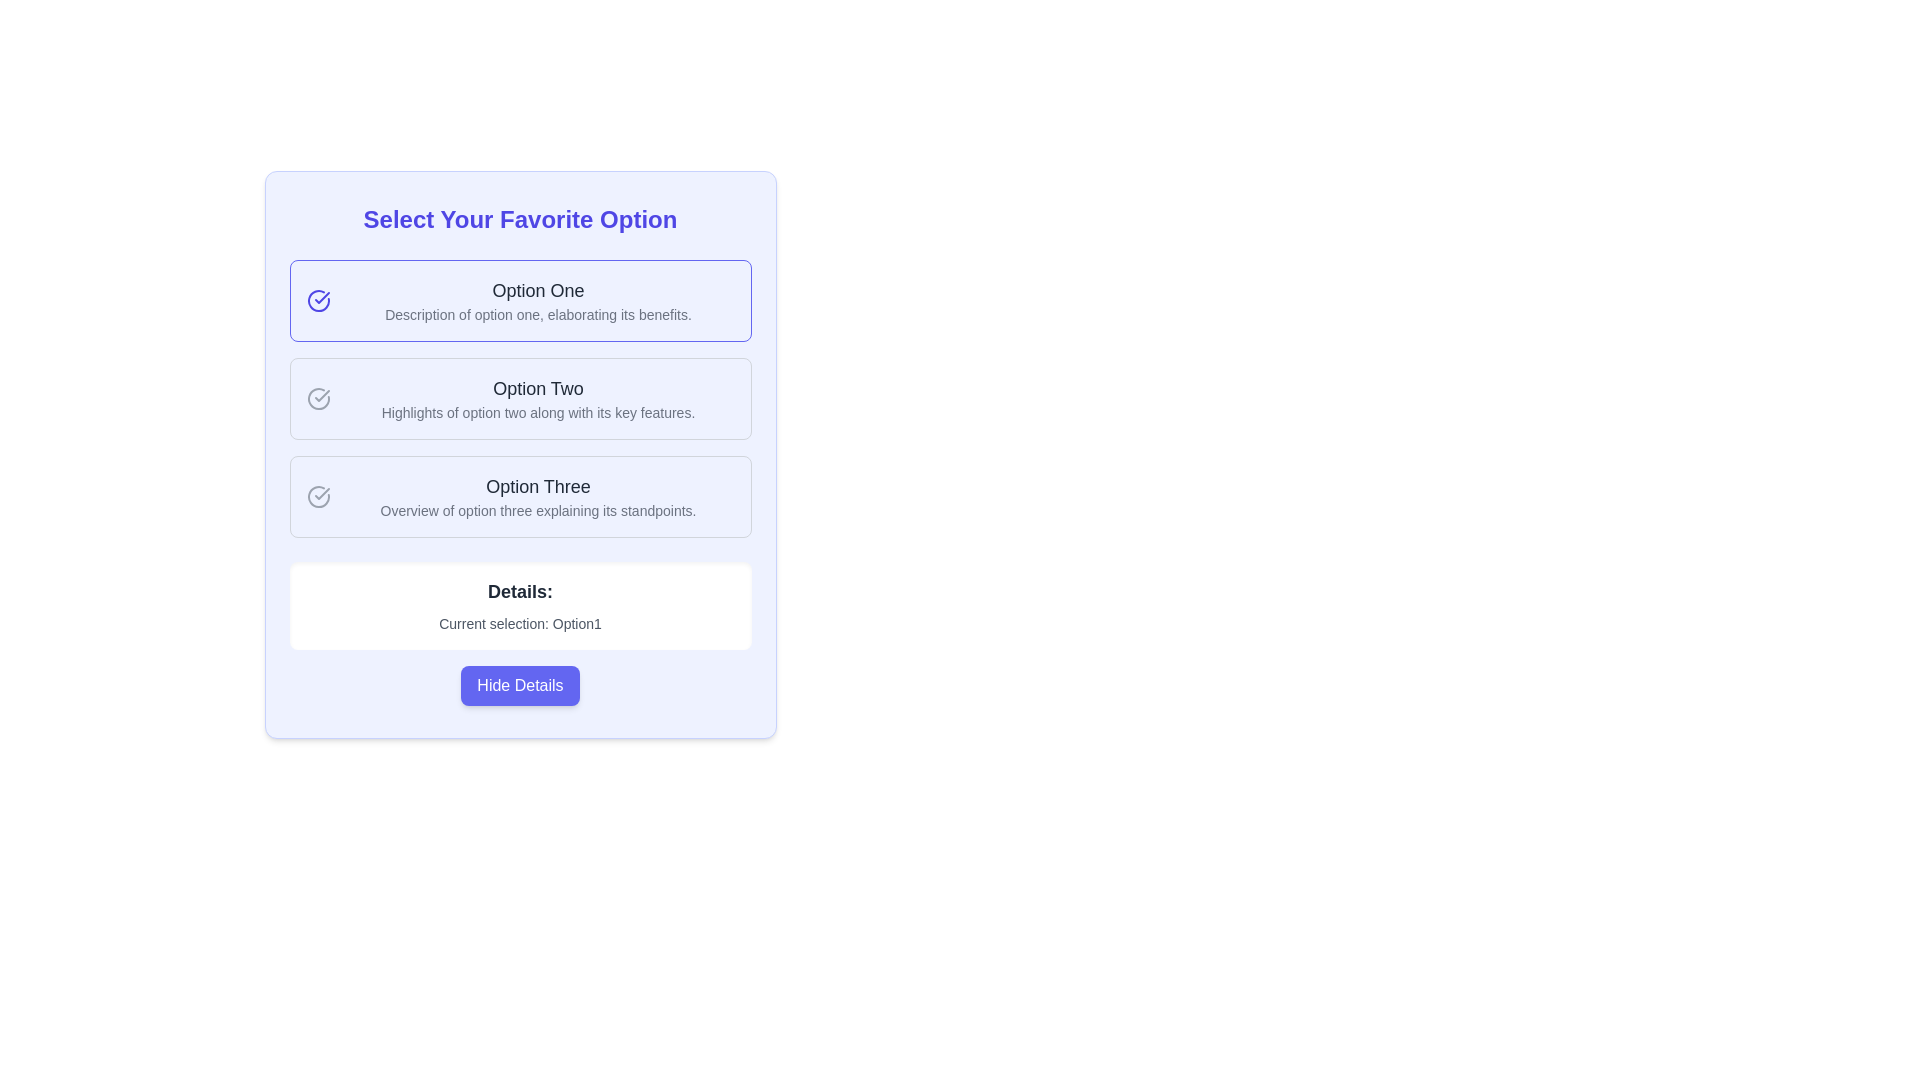 Image resolution: width=1920 pixels, height=1080 pixels. I want to click on the radio option button labeled 'Option Three' which has a circular checkmark icon and a two-line description, so click(520, 496).